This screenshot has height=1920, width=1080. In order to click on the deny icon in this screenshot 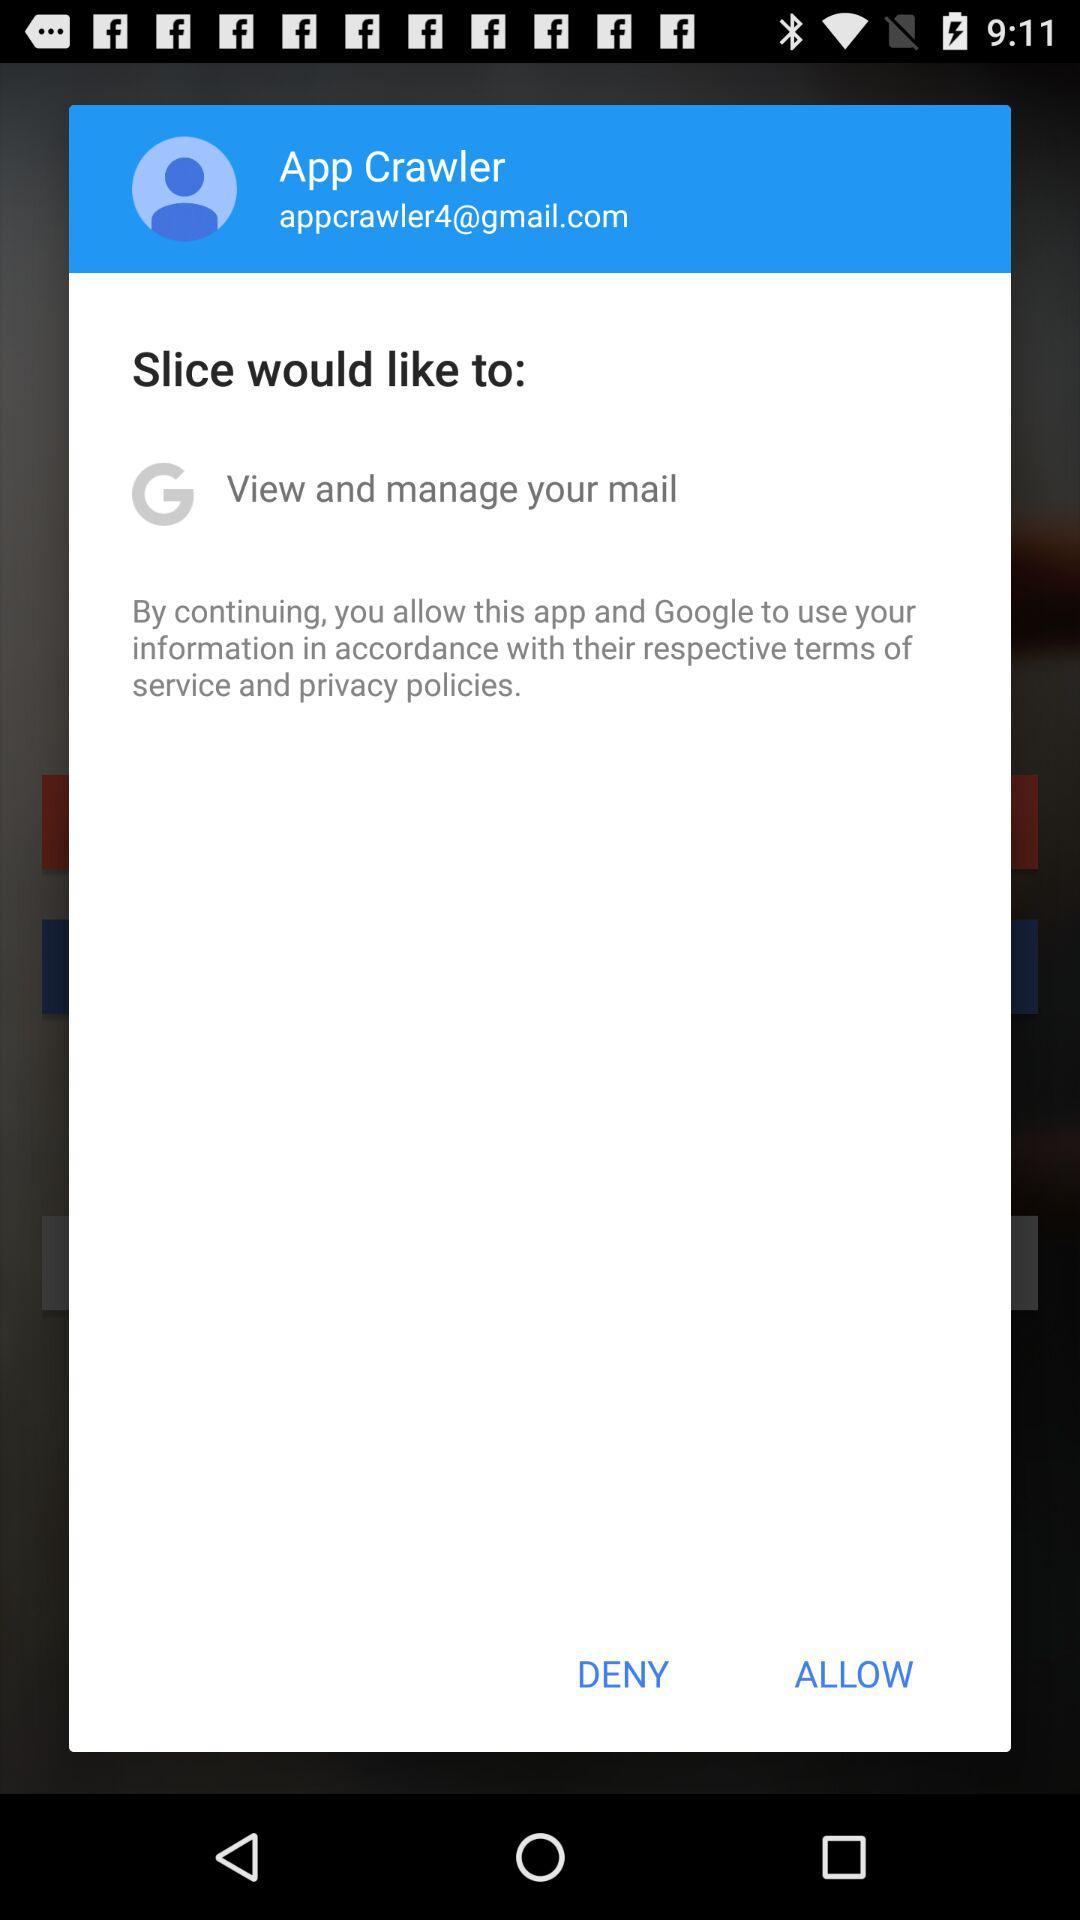, I will do `click(621, 1673)`.